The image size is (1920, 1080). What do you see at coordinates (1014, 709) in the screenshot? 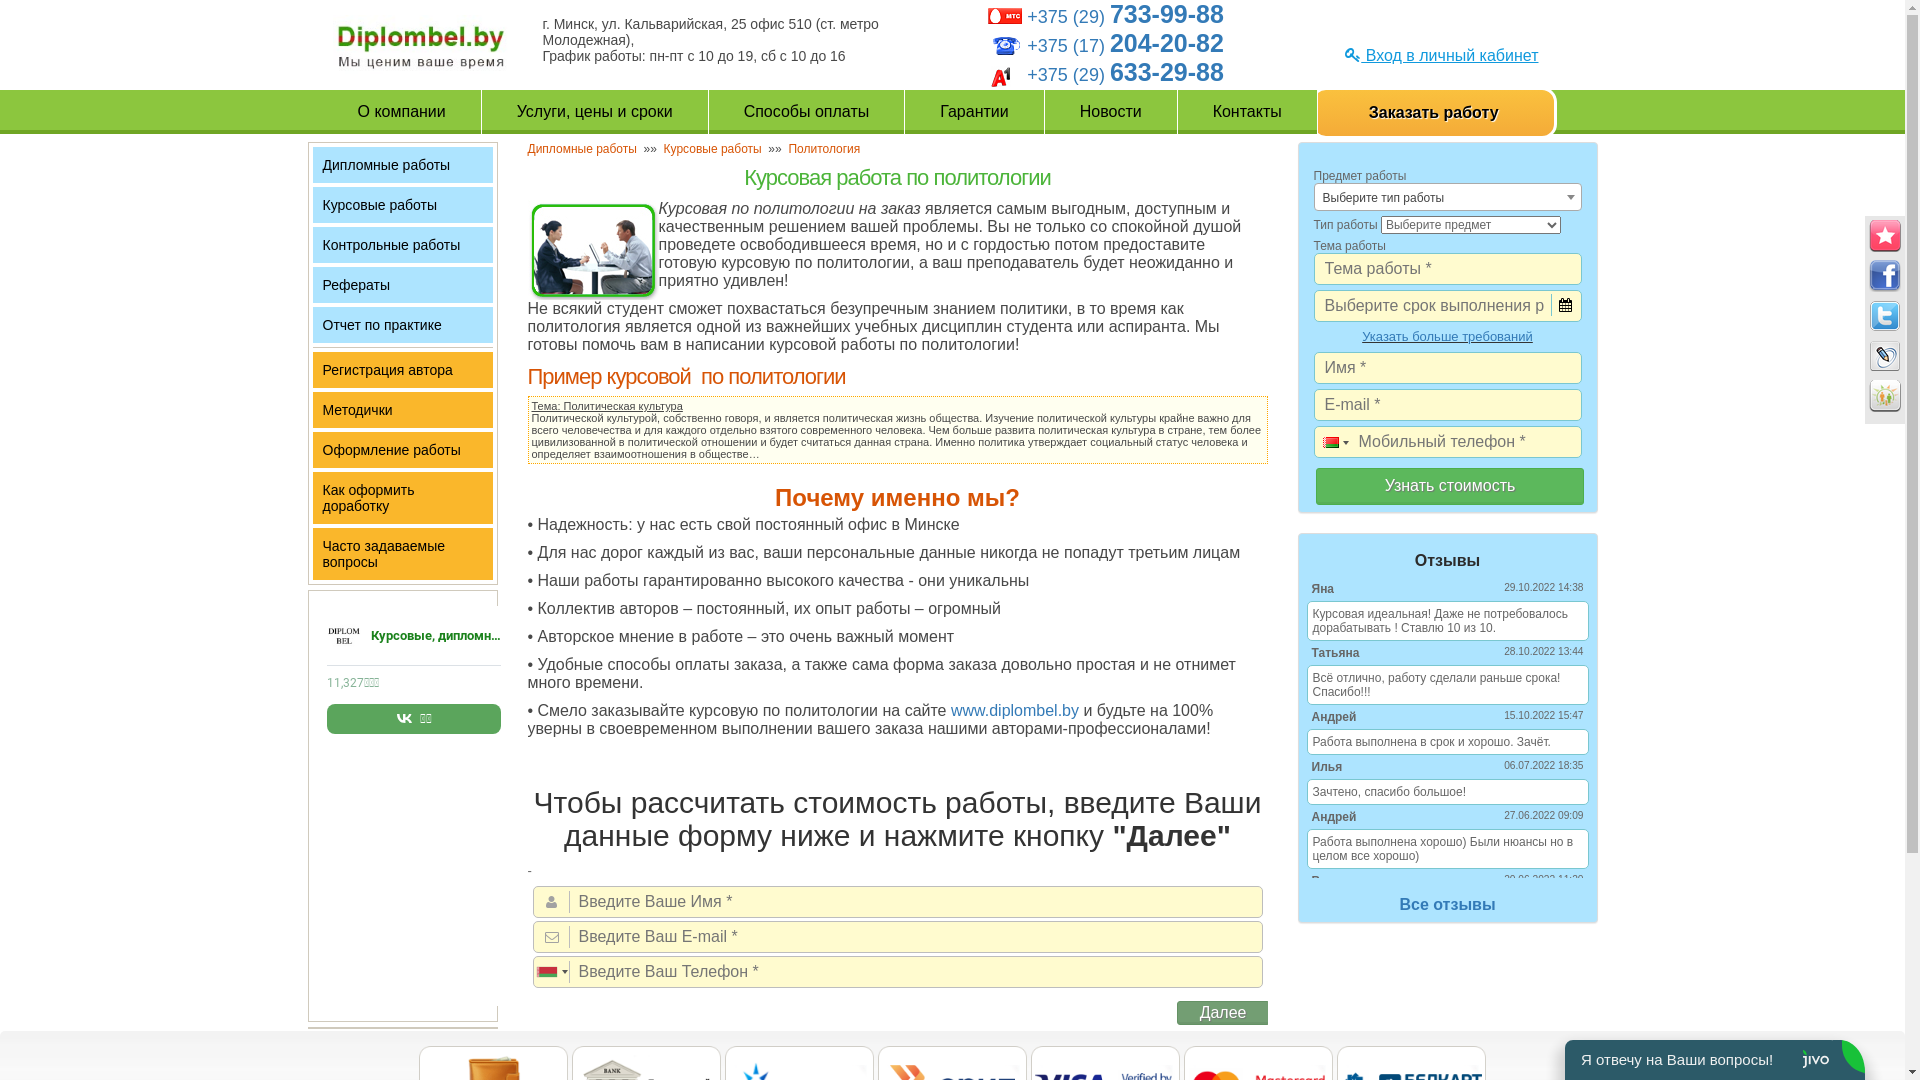
I see `'www.diplombel.by'` at bounding box center [1014, 709].